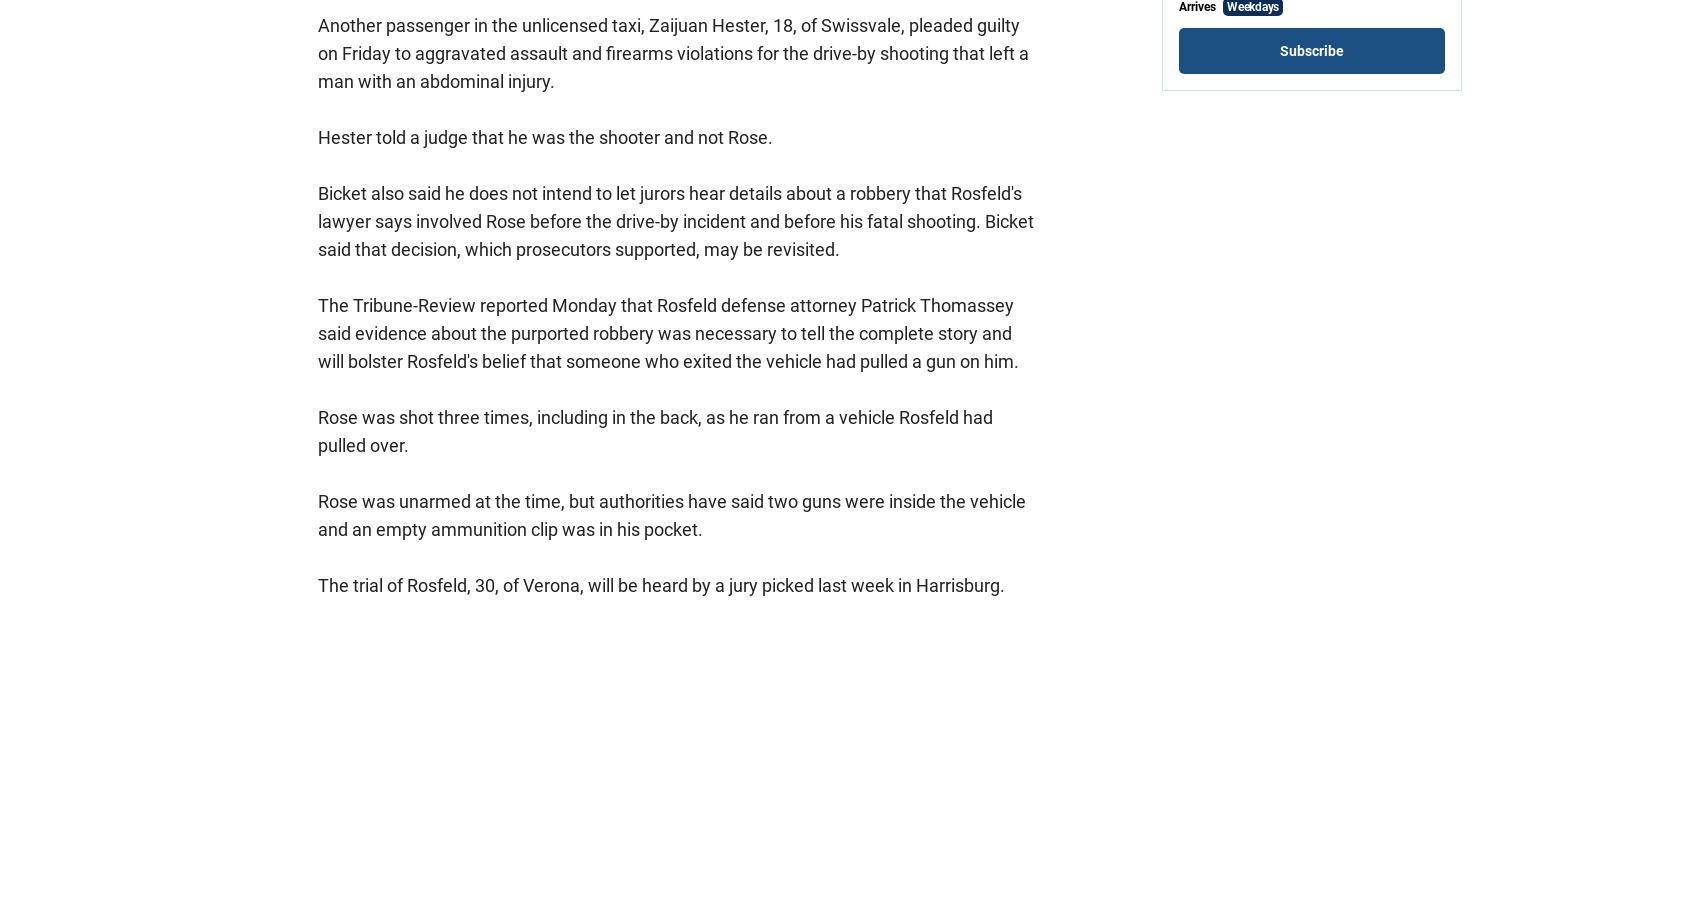 The image size is (1692, 916). I want to click on 'The trial of Rosfeld, 30, of Verona, will be heard by a jury picked last week in Harrisburg.', so click(316, 585).